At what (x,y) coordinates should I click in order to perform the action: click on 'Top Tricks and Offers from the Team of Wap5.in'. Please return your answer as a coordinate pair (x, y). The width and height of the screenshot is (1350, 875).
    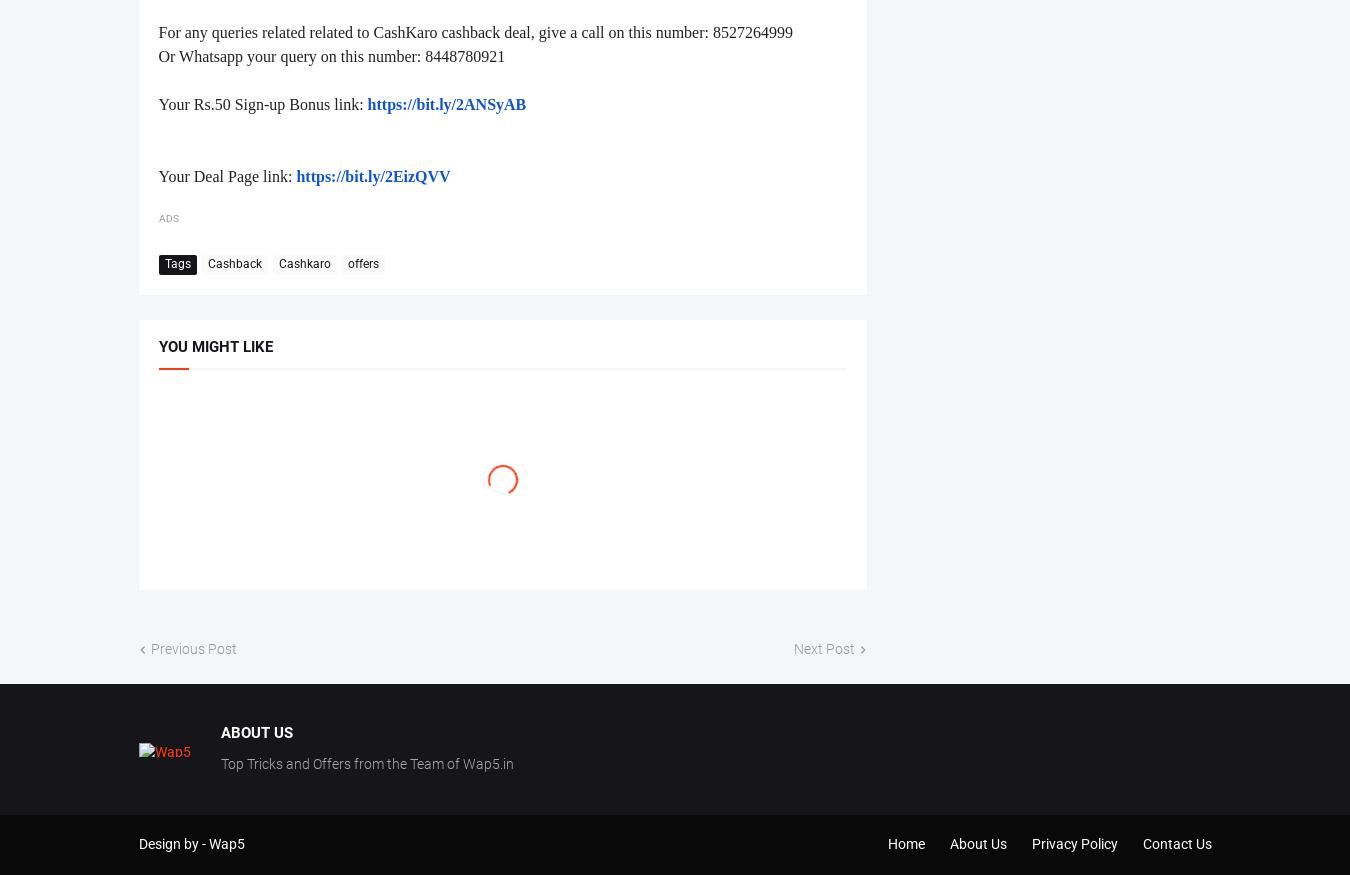
    Looking at the image, I should click on (220, 762).